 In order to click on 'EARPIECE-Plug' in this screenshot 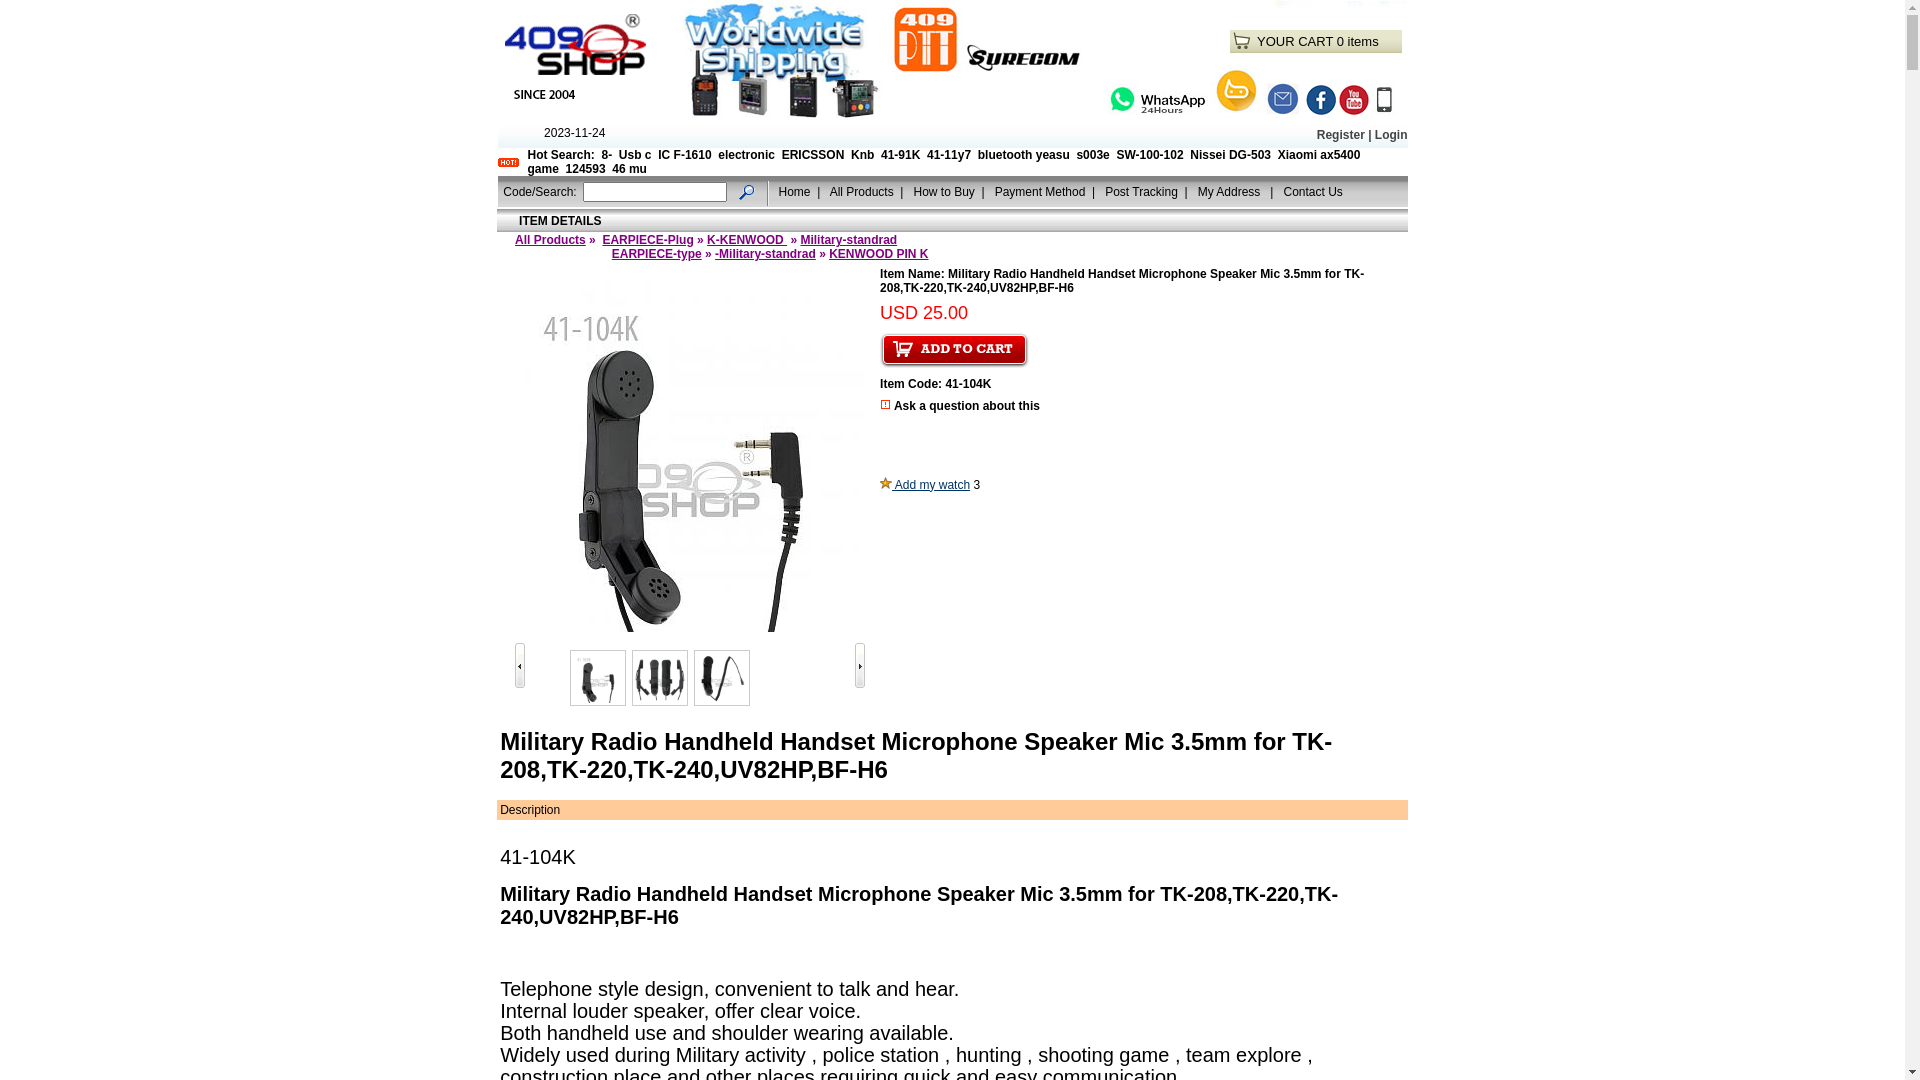, I will do `click(647, 238)`.